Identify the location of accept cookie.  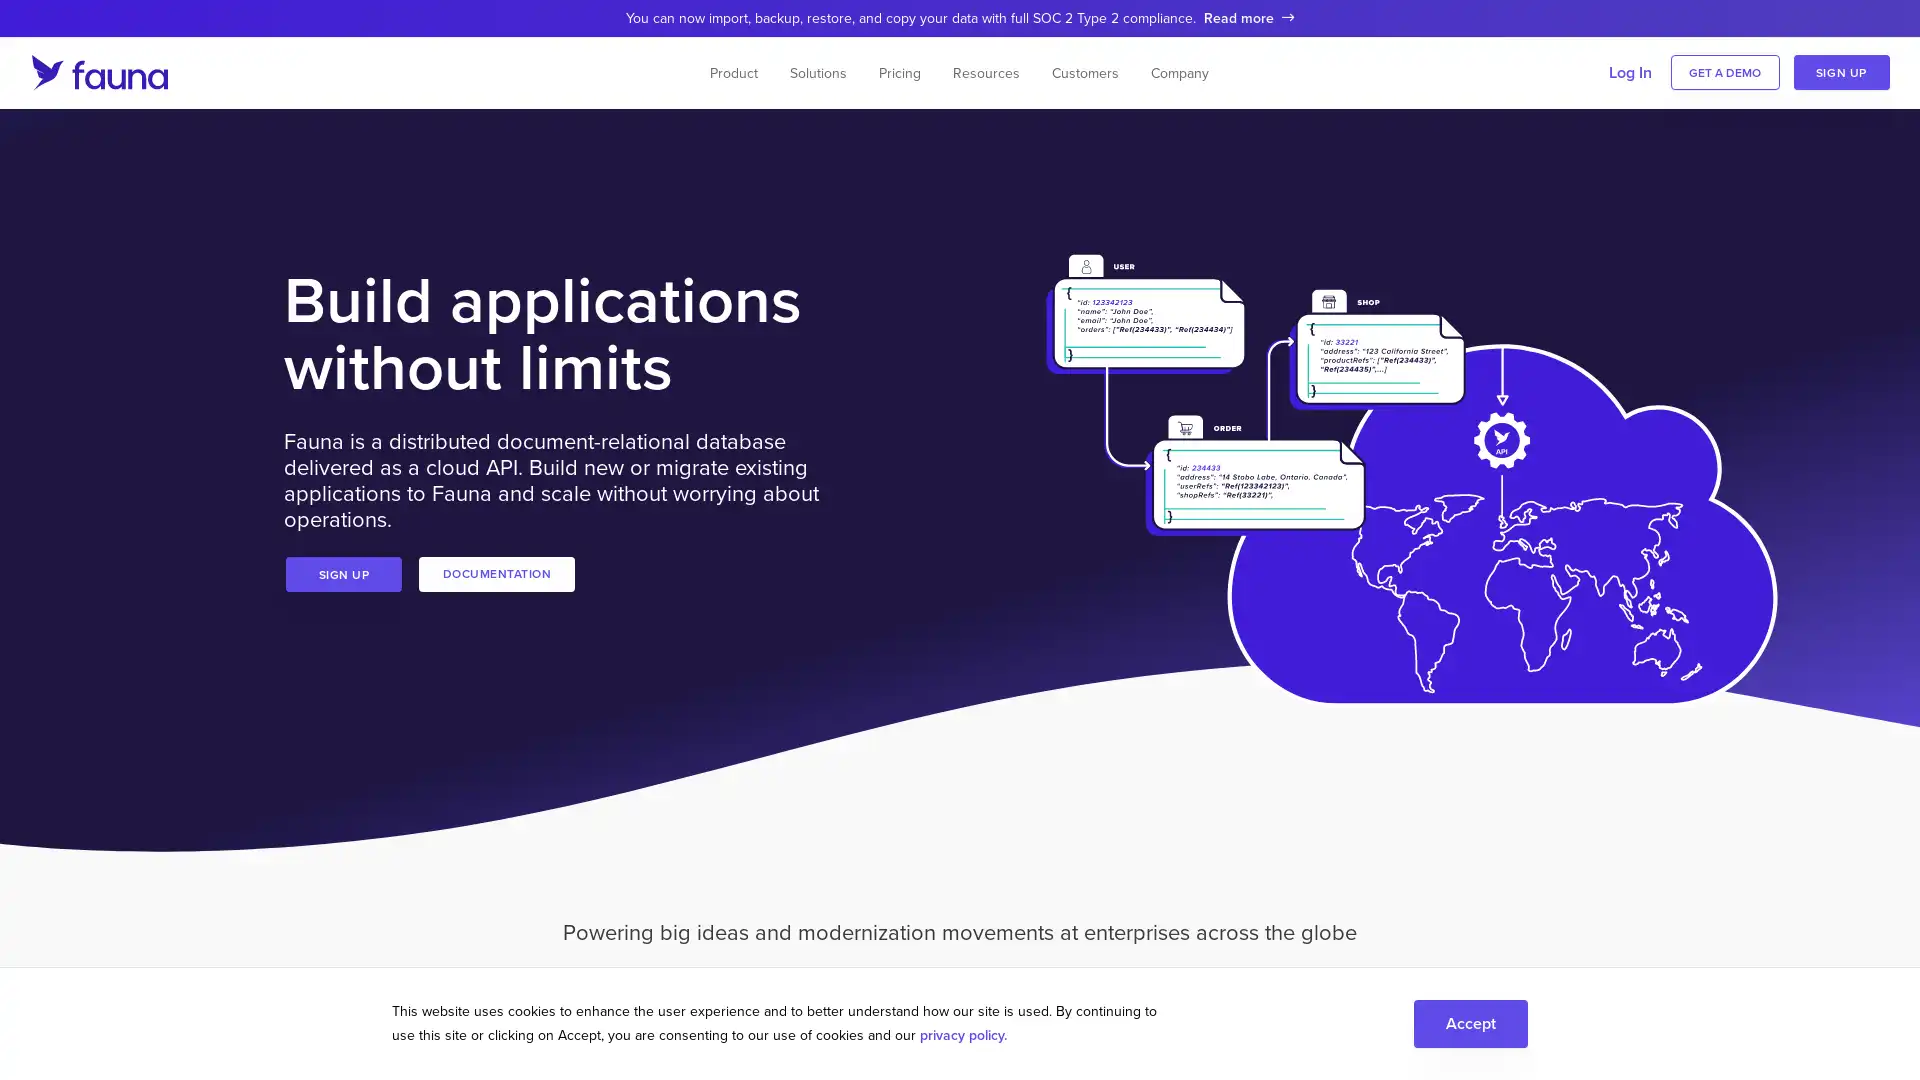
(1470, 1022).